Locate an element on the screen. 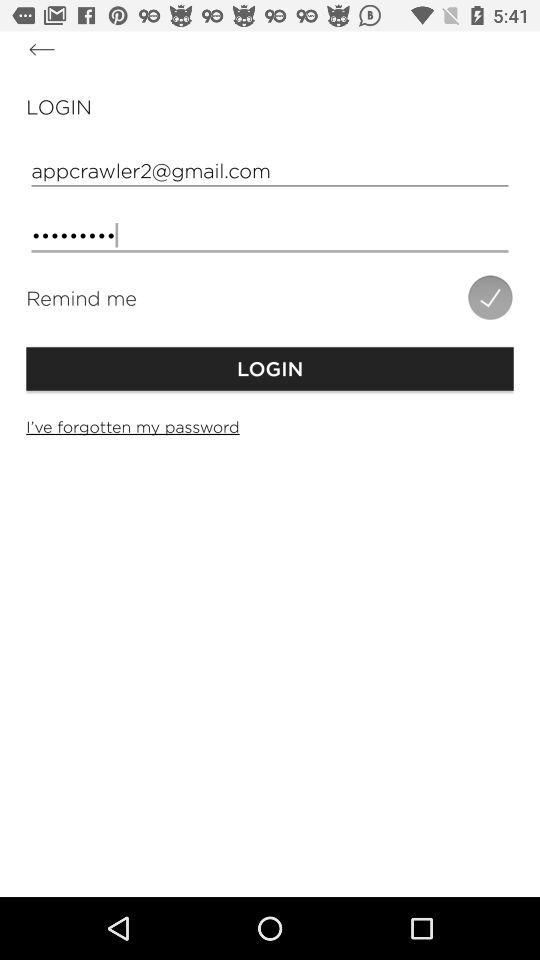  icon above the login item is located at coordinates (489, 296).